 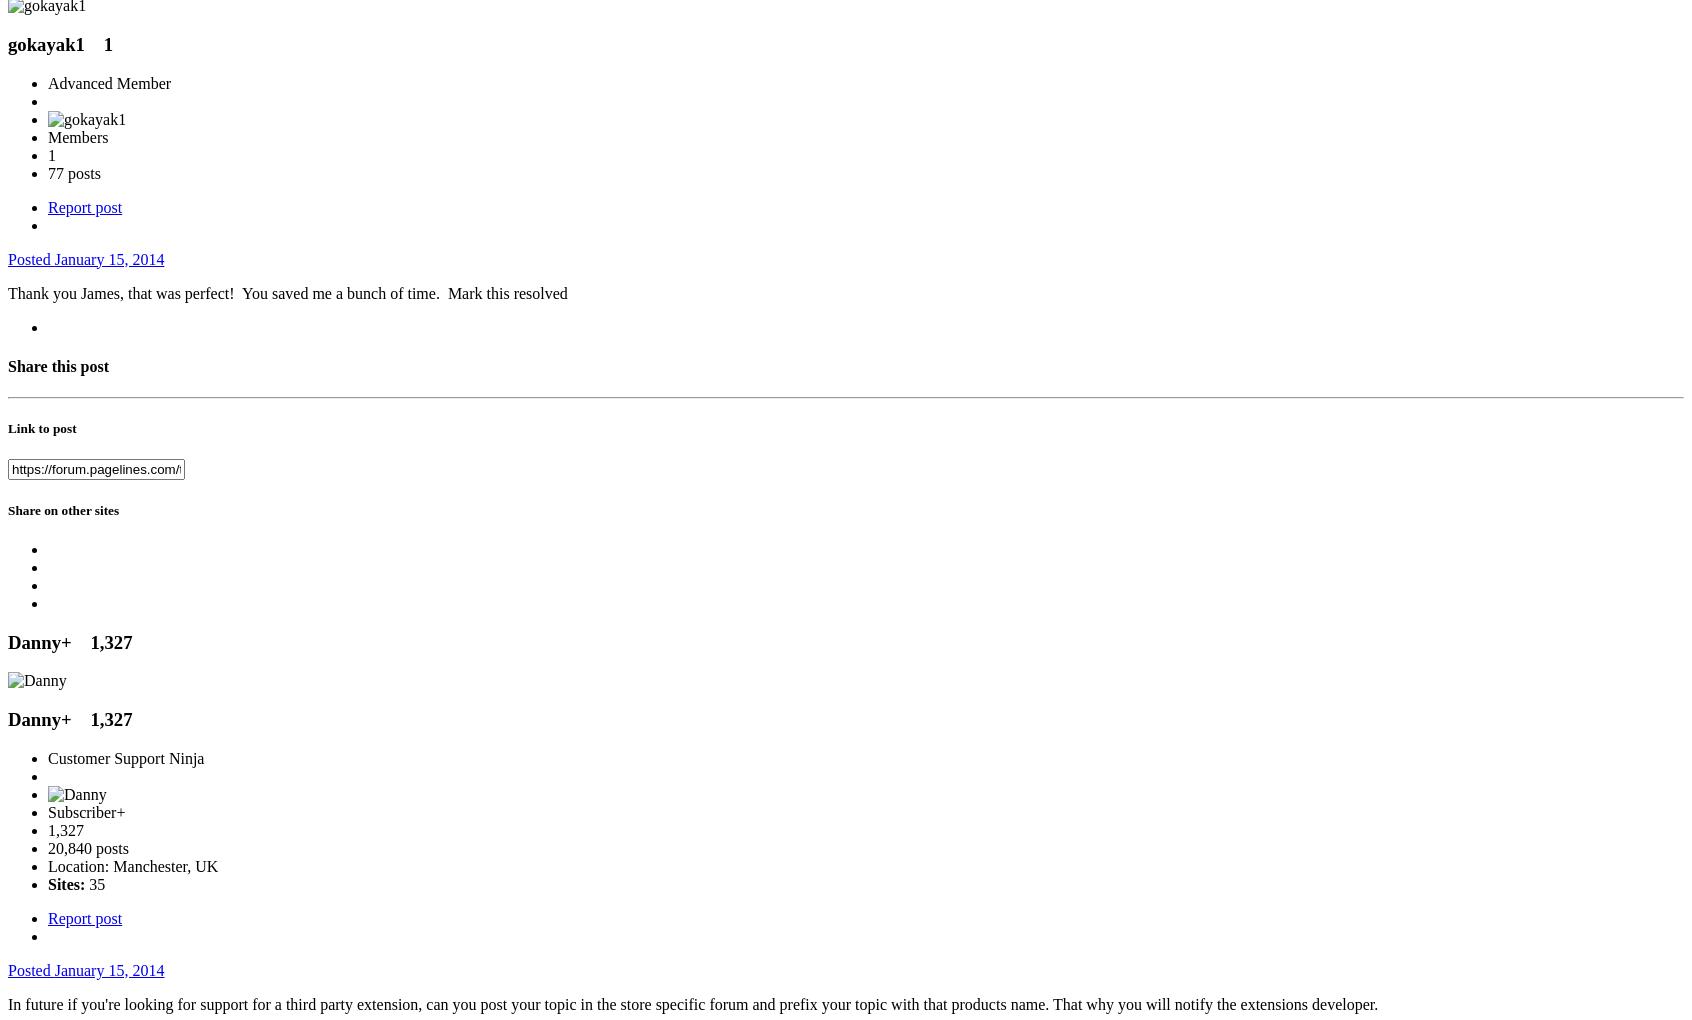 I want to click on '20,840 posts', so click(x=87, y=847).